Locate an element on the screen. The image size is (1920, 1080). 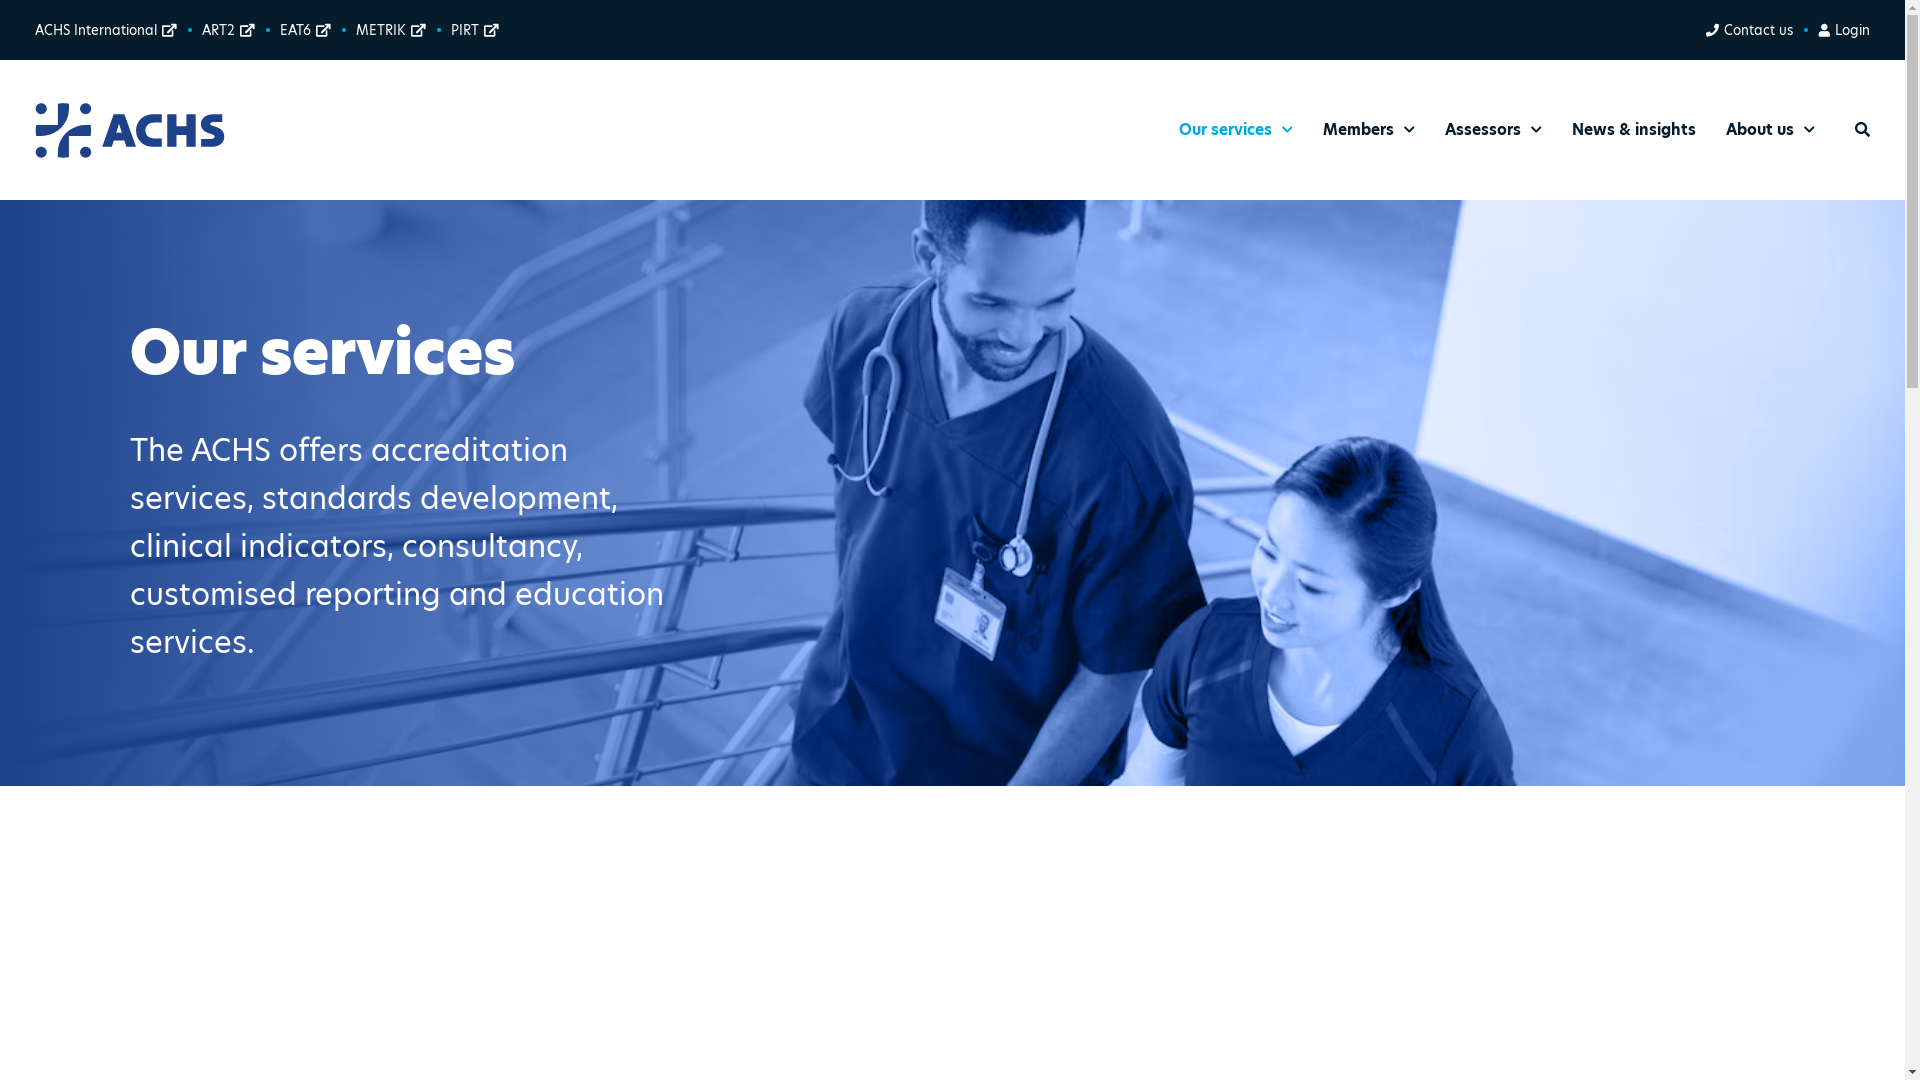
'EAT6' is located at coordinates (304, 30).